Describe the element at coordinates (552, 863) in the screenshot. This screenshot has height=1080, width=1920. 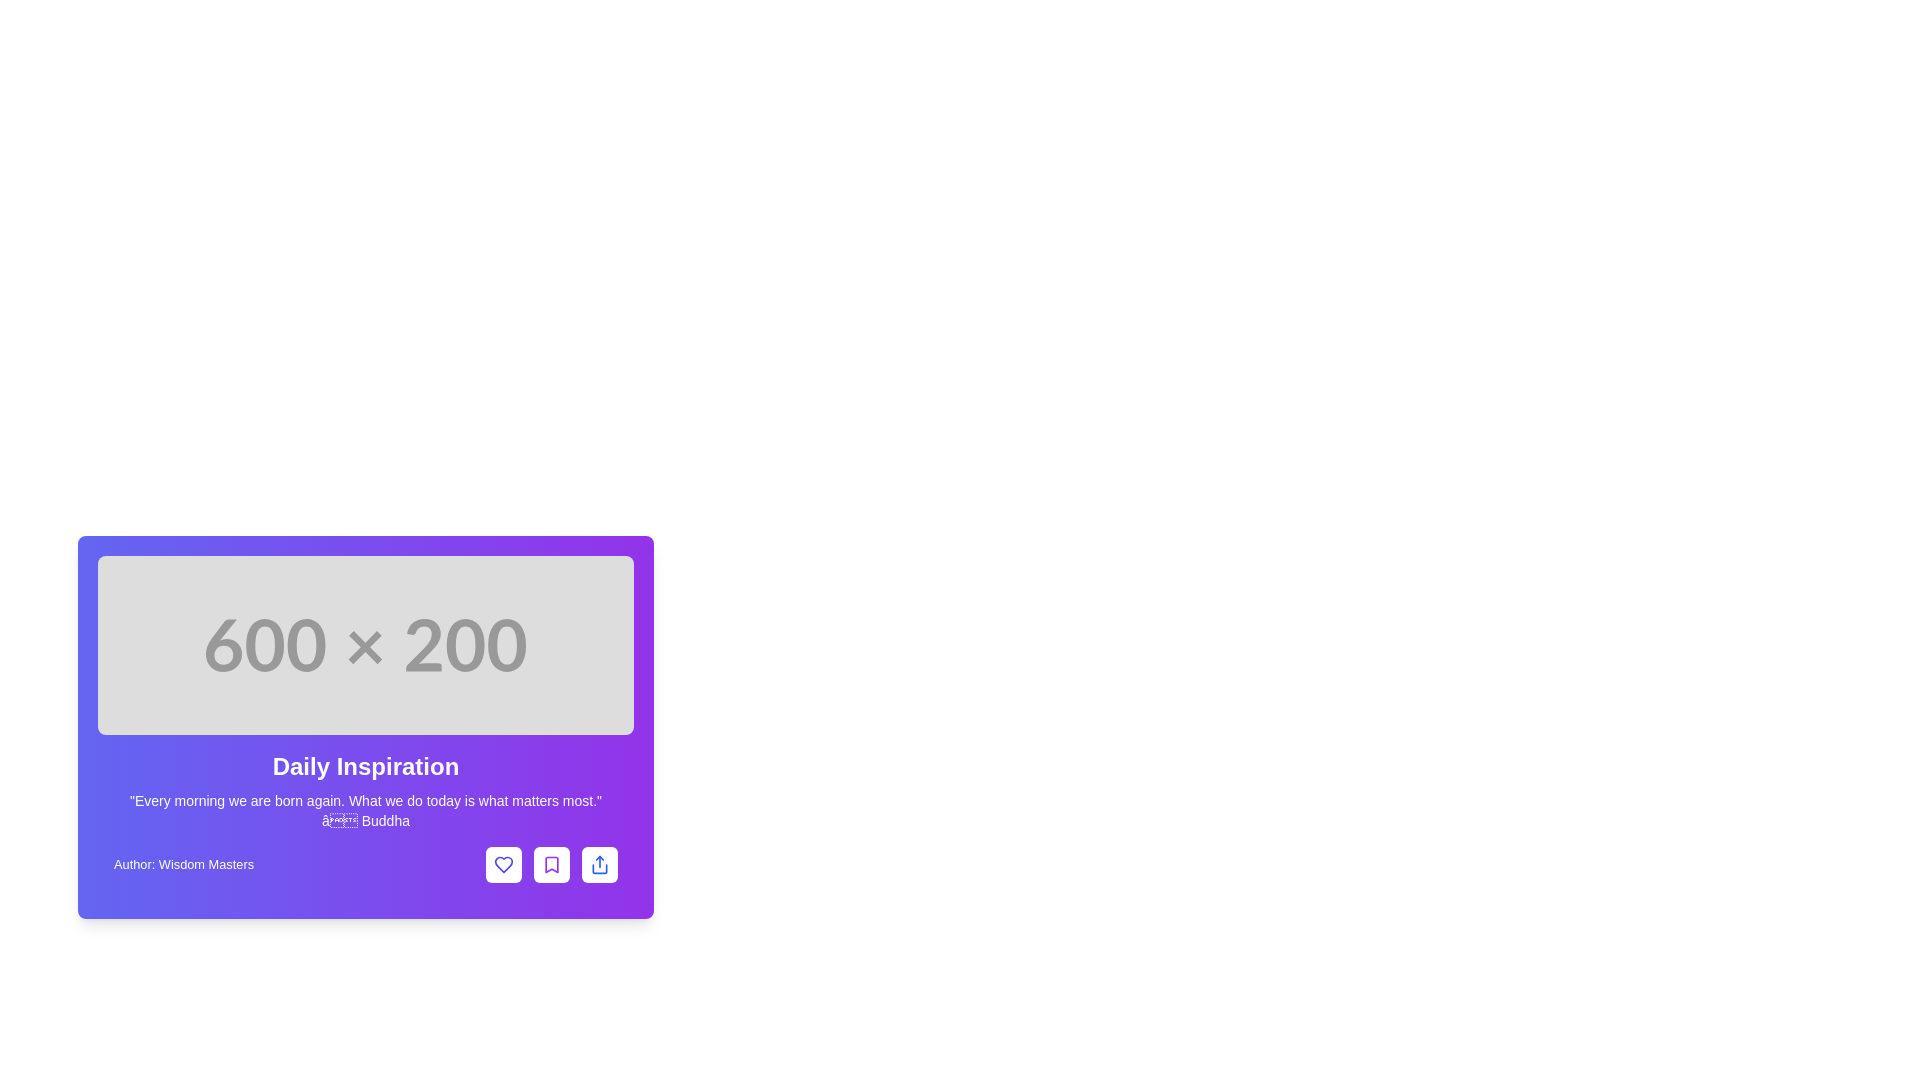
I see `the purple bookmark button with rounded corners located at the bottom-right section of the interface card, following the text 'Author: Wisdom Masters', to bookmark the item` at that location.